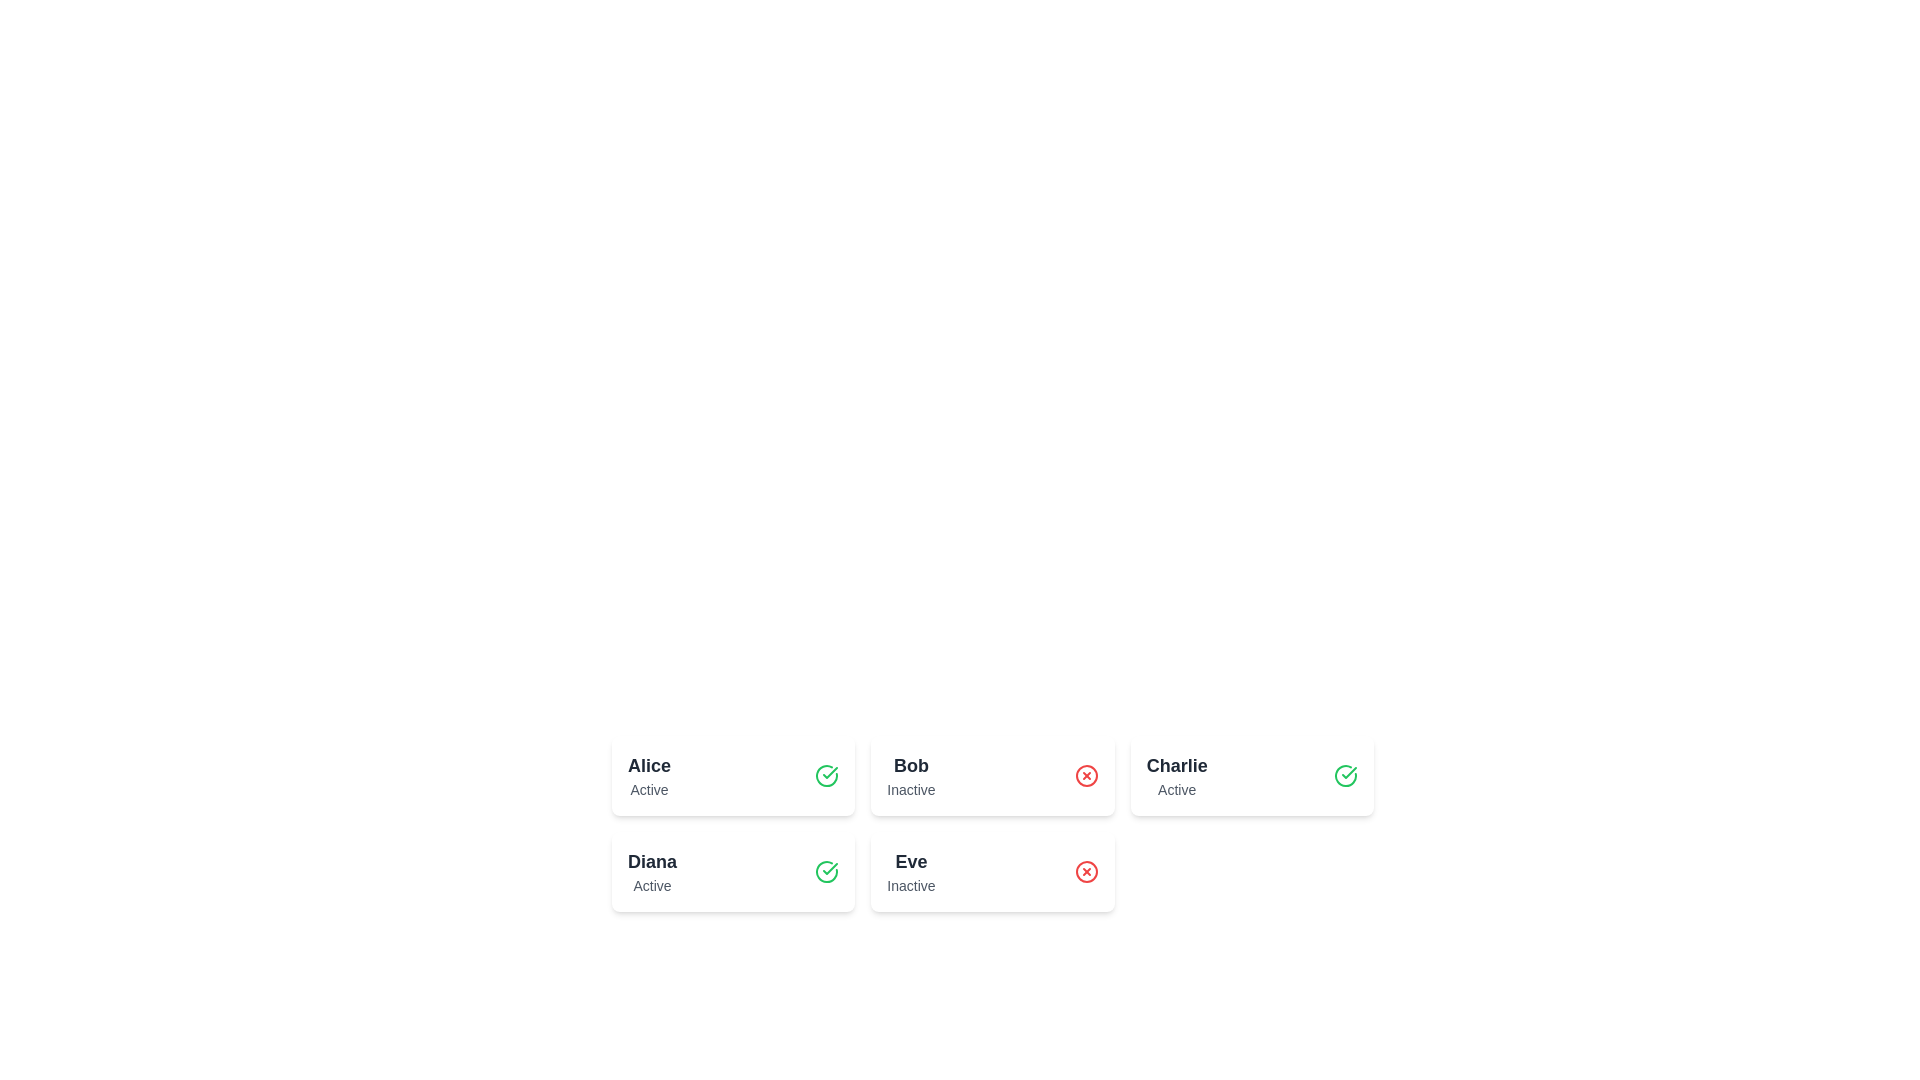 The height and width of the screenshot is (1080, 1920). I want to click on the composite text component that indicates the named entity 'Bob' with status 'Inactive', located as the third card in a row of similar cards, so click(910, 774).